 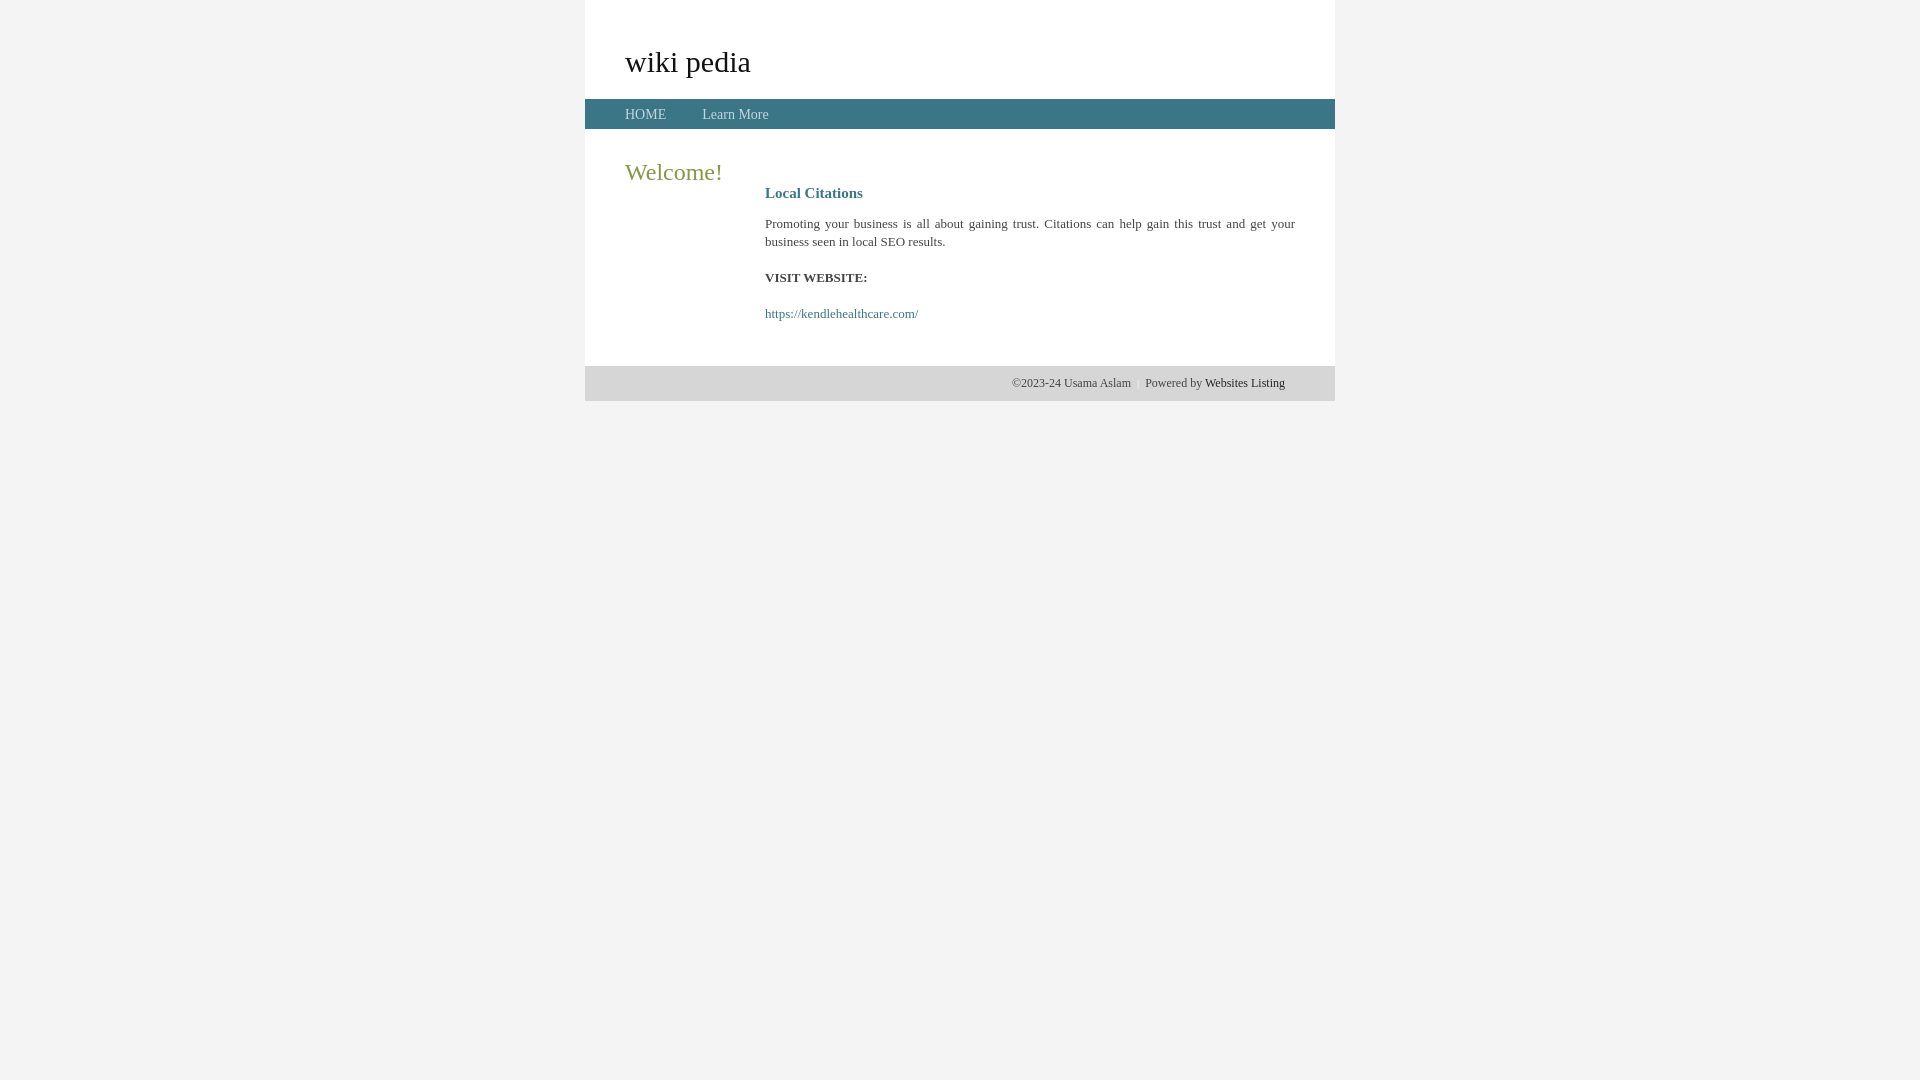 What do you see at coordinates (1243, 382) in the screenshot?
I see `'Websites Listing'` at bounding box center [1243, 382].